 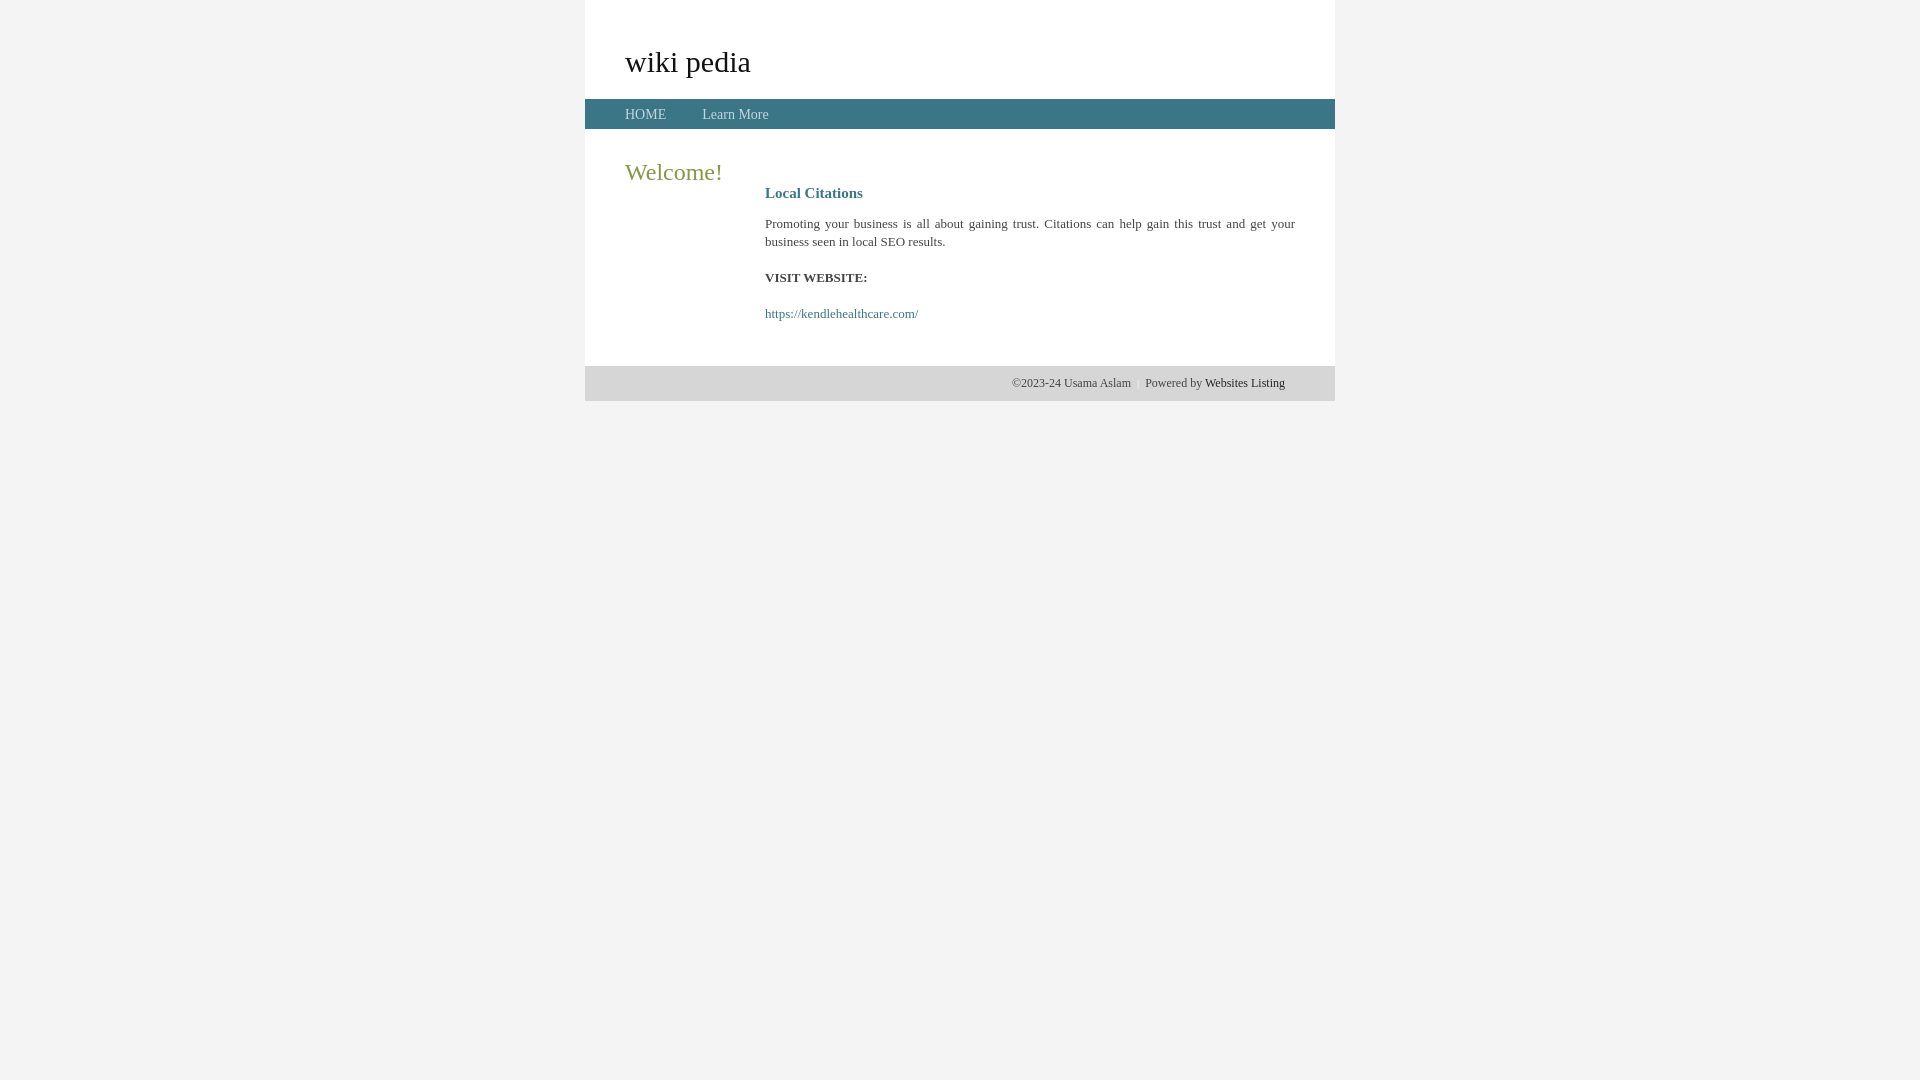 What do you see at coordinates (1243, 382) in the screenshot?
I see `'Websites Listing'` at bounding box center [1243, 382].